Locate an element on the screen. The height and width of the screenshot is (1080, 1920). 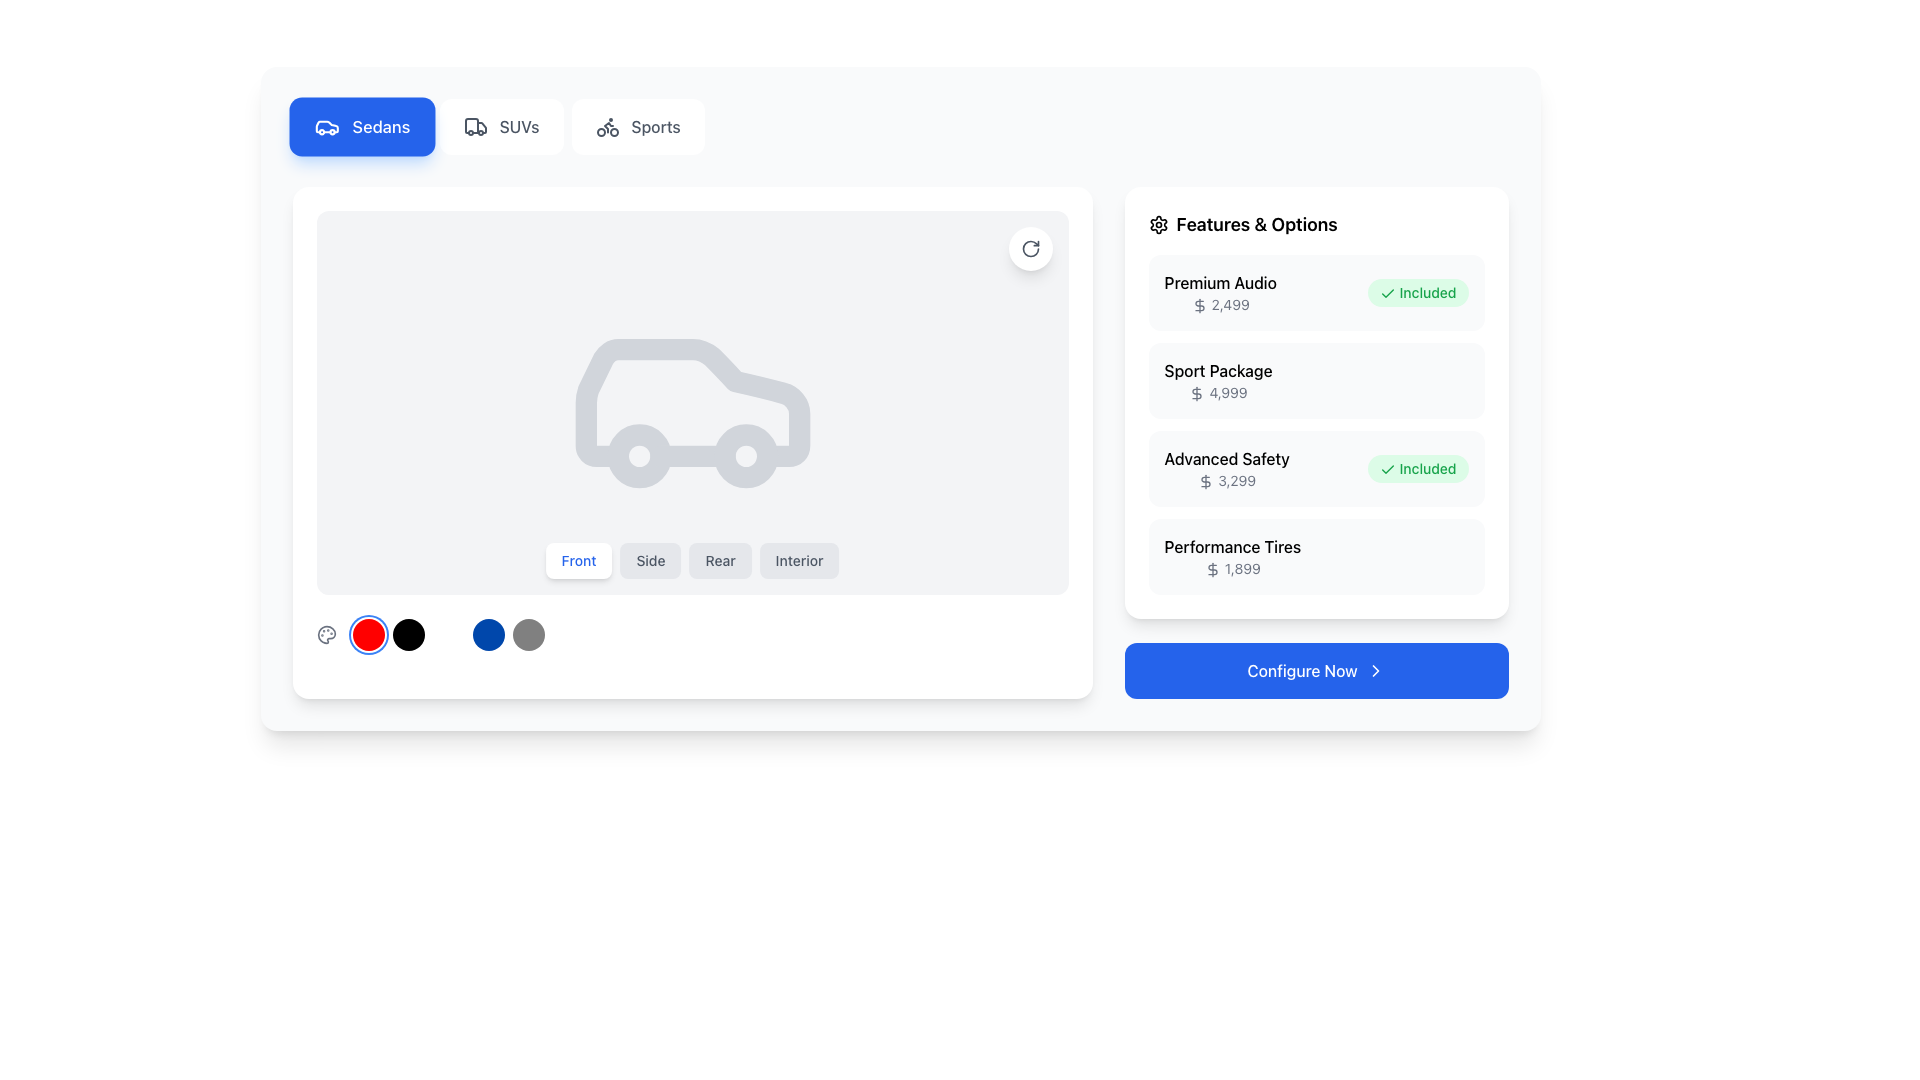
the small, green checkmark icon located within the 'Included' badge in the 'Features & Options' section, adjacent to the 'Premium Audio' option is located at coordinates (1386, 294).